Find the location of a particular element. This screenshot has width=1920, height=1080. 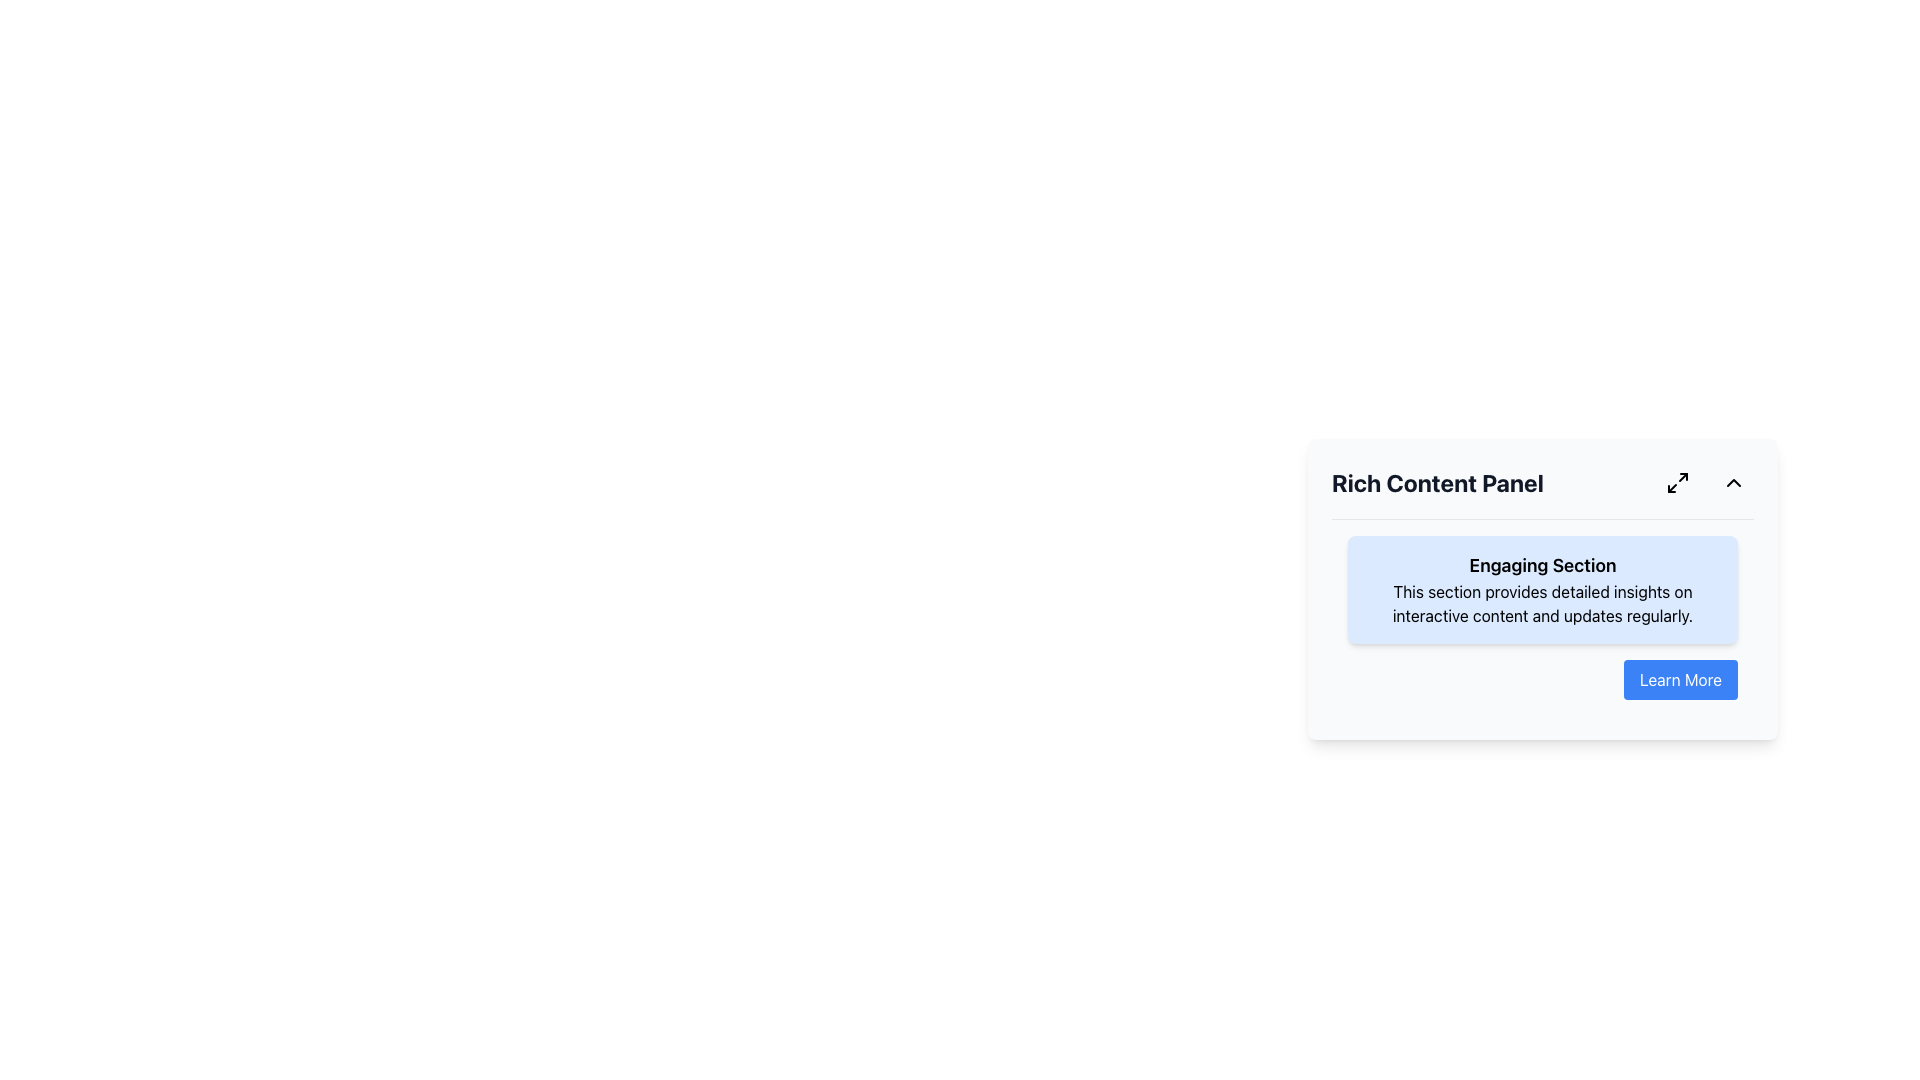

the Icon button located at the top right of the 'Rich Content Panel' is located at coordinates (1678, 482).